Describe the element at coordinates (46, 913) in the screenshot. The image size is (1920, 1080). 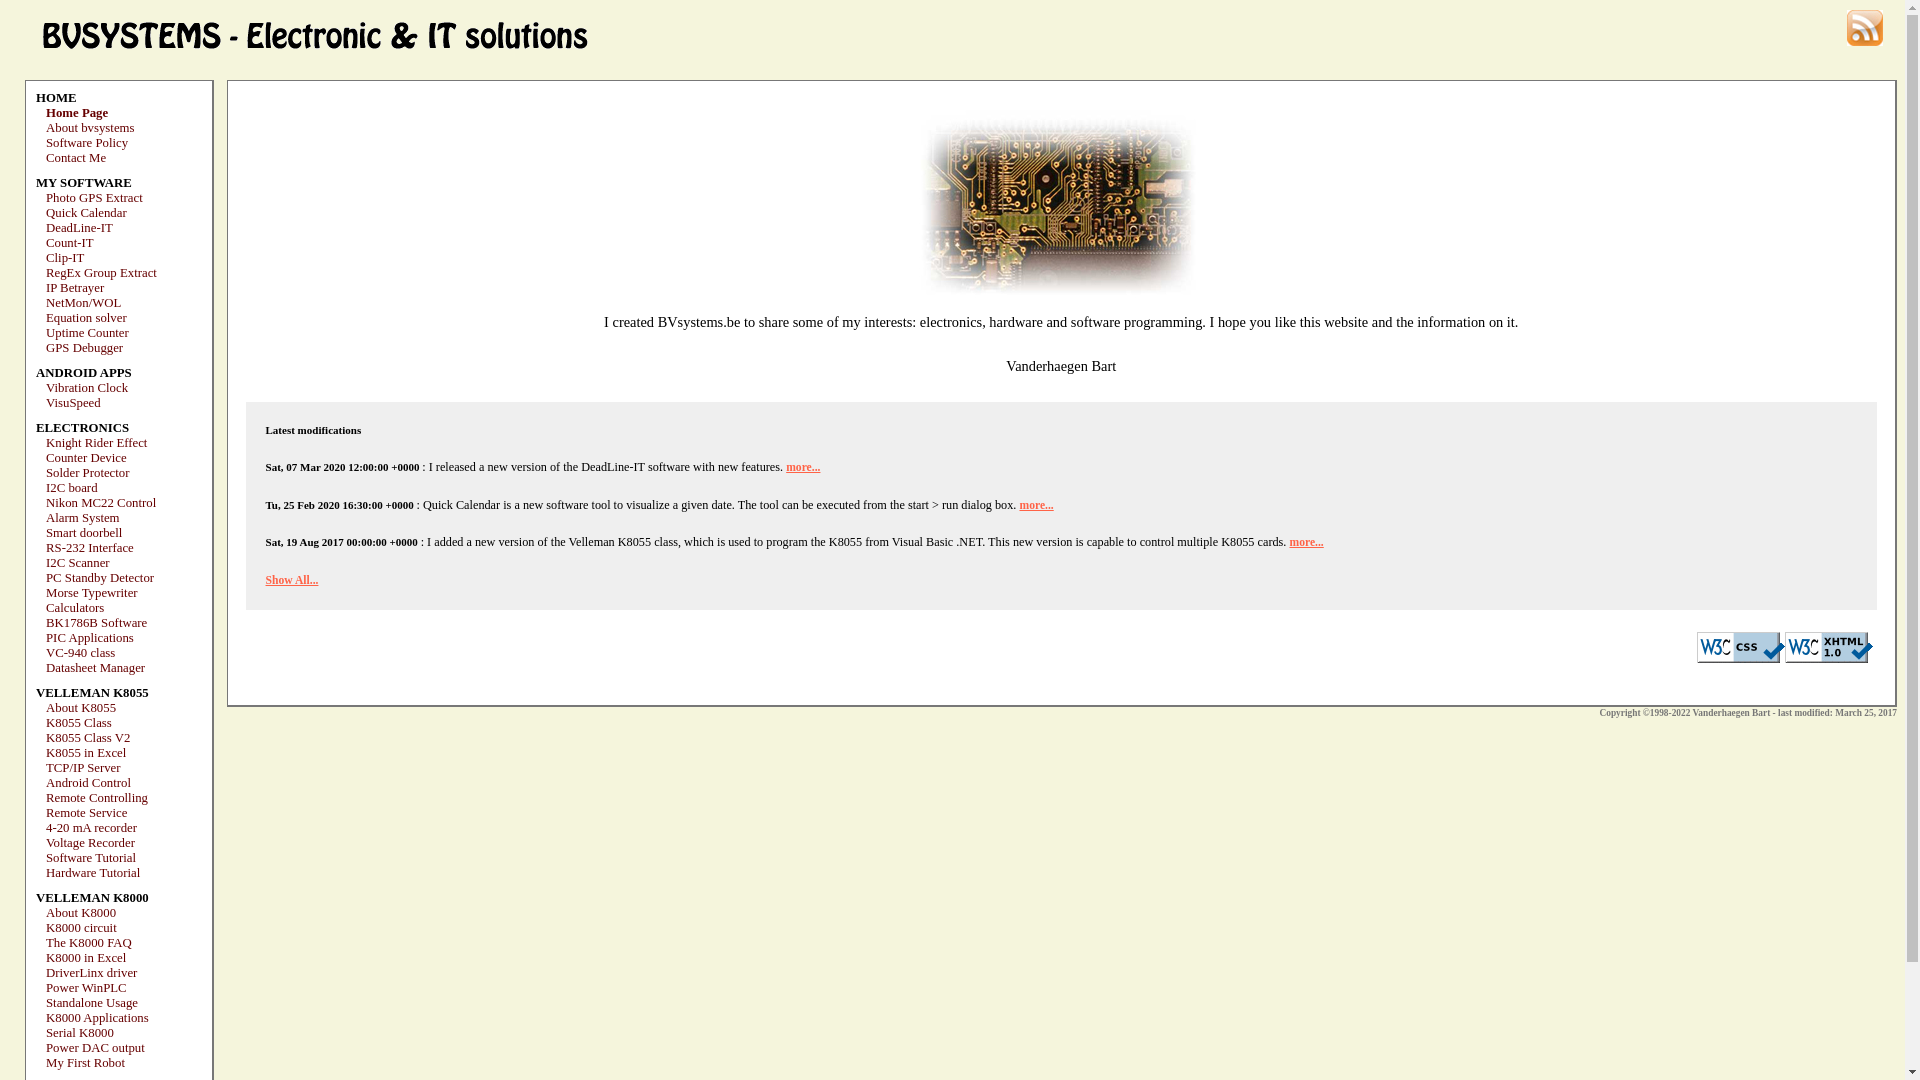
I see `'About K8000'` at that location.